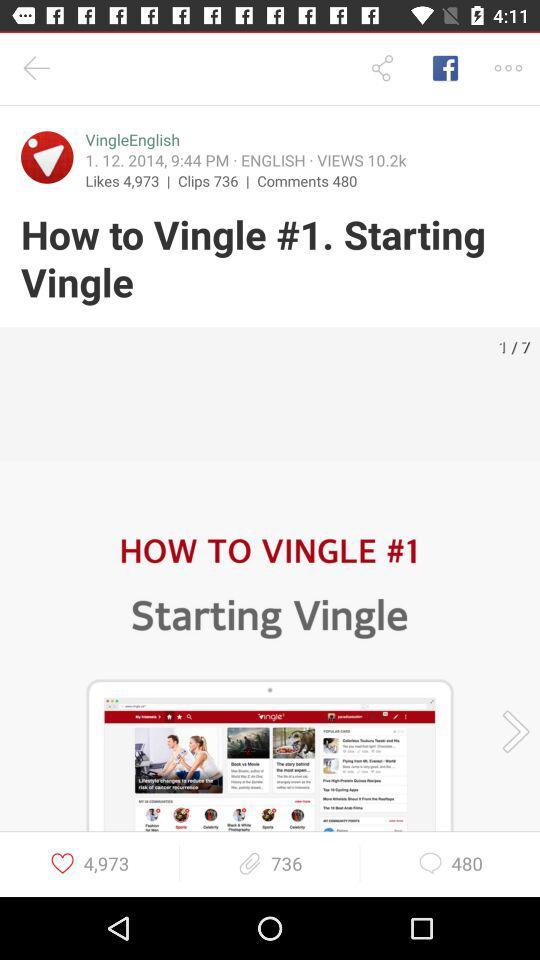  I want to click on the icon to the left of comments 480 icon, so click(216, 179).